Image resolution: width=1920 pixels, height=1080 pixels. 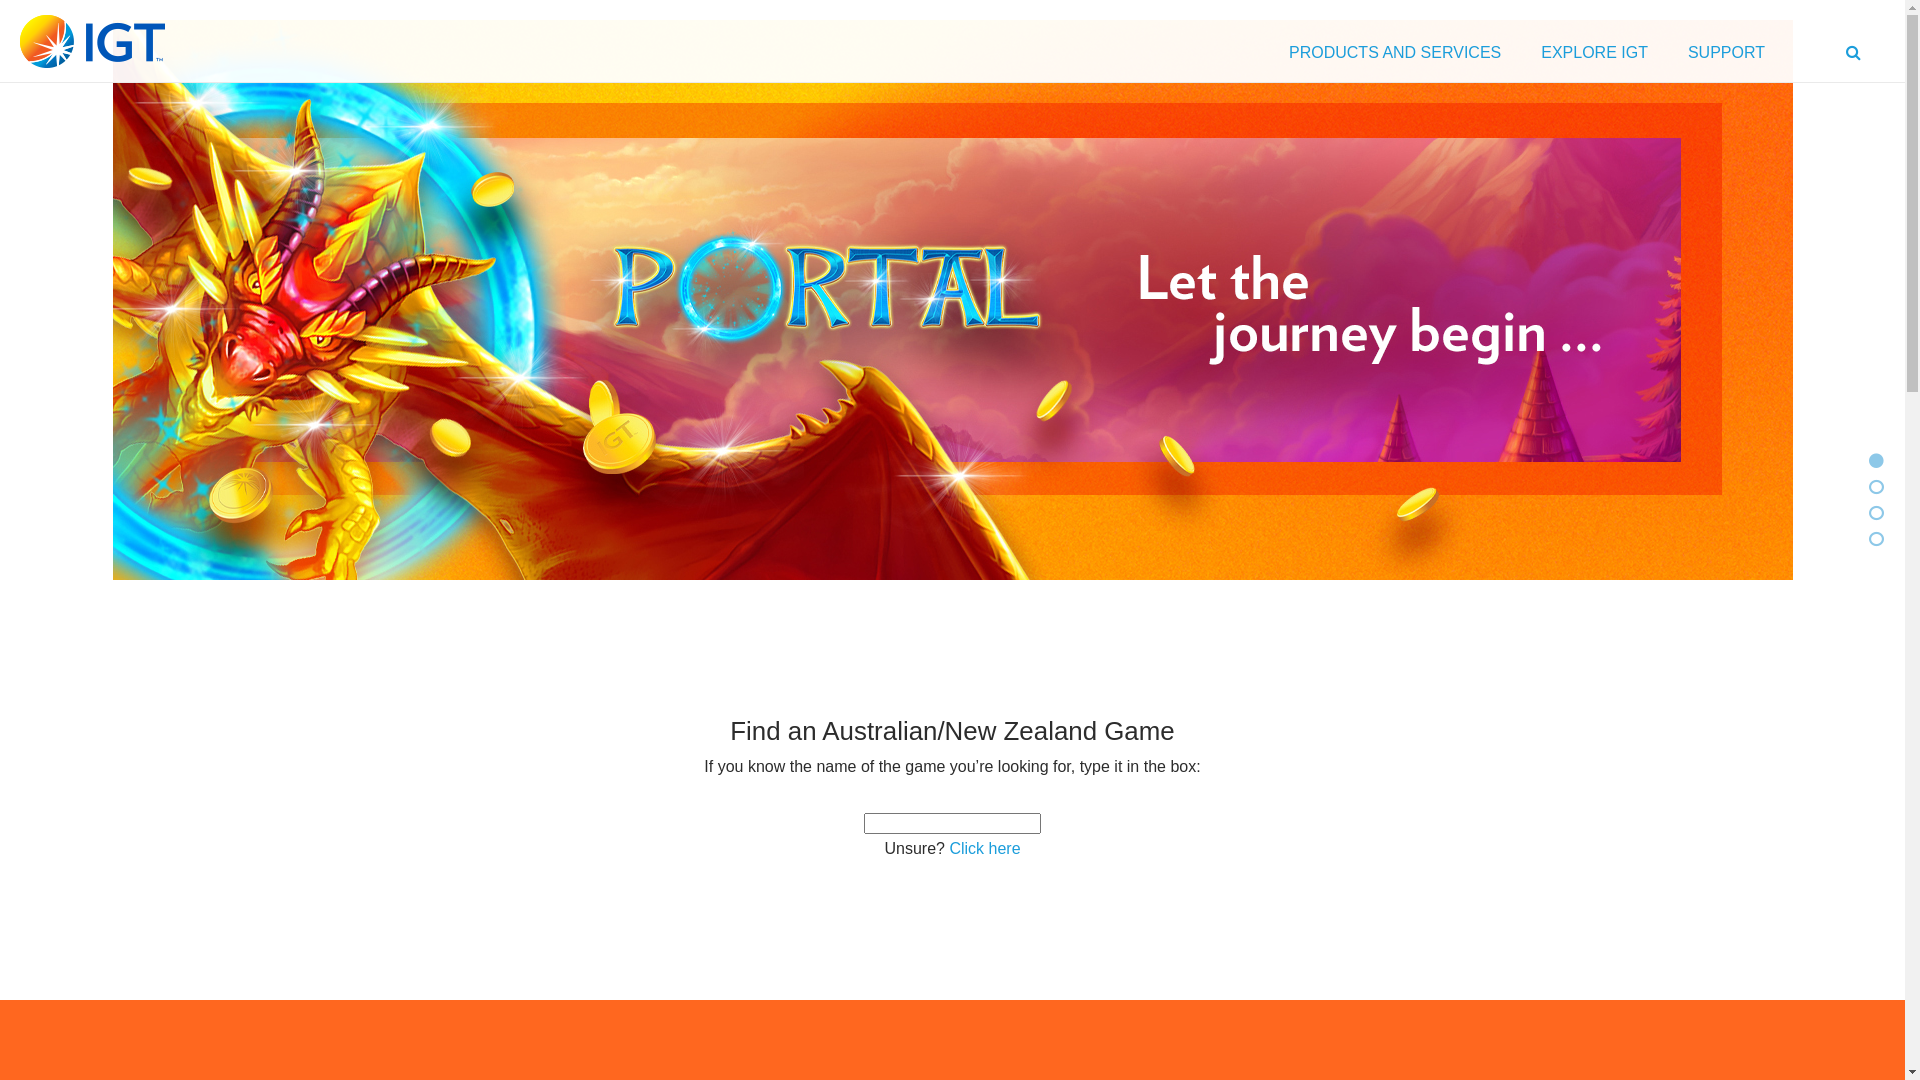 What do you see at coordinates (948, 848) in the screenshot?
I see `'Click here'` at bounding box center [948, 848].